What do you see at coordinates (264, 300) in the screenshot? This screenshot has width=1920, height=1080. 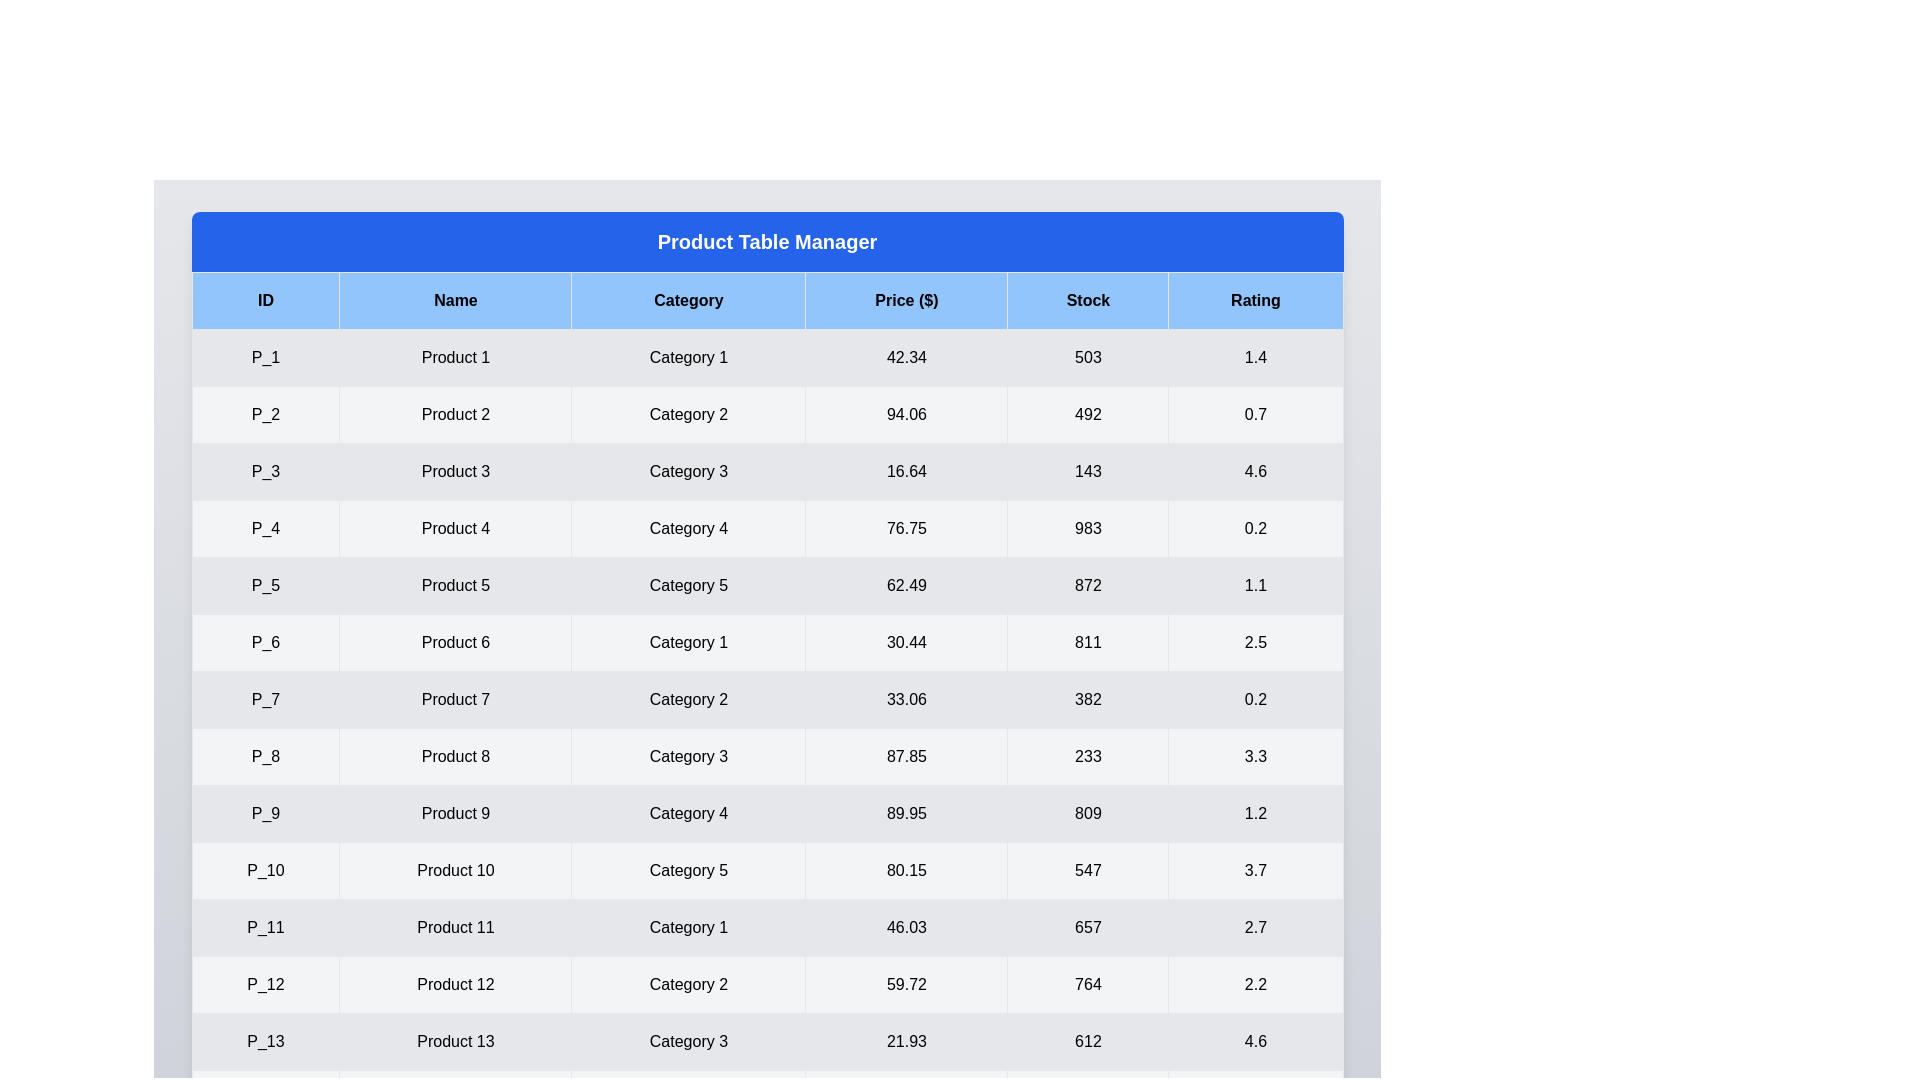 I see `the header of the column ID` at bounding box center [264, 300].